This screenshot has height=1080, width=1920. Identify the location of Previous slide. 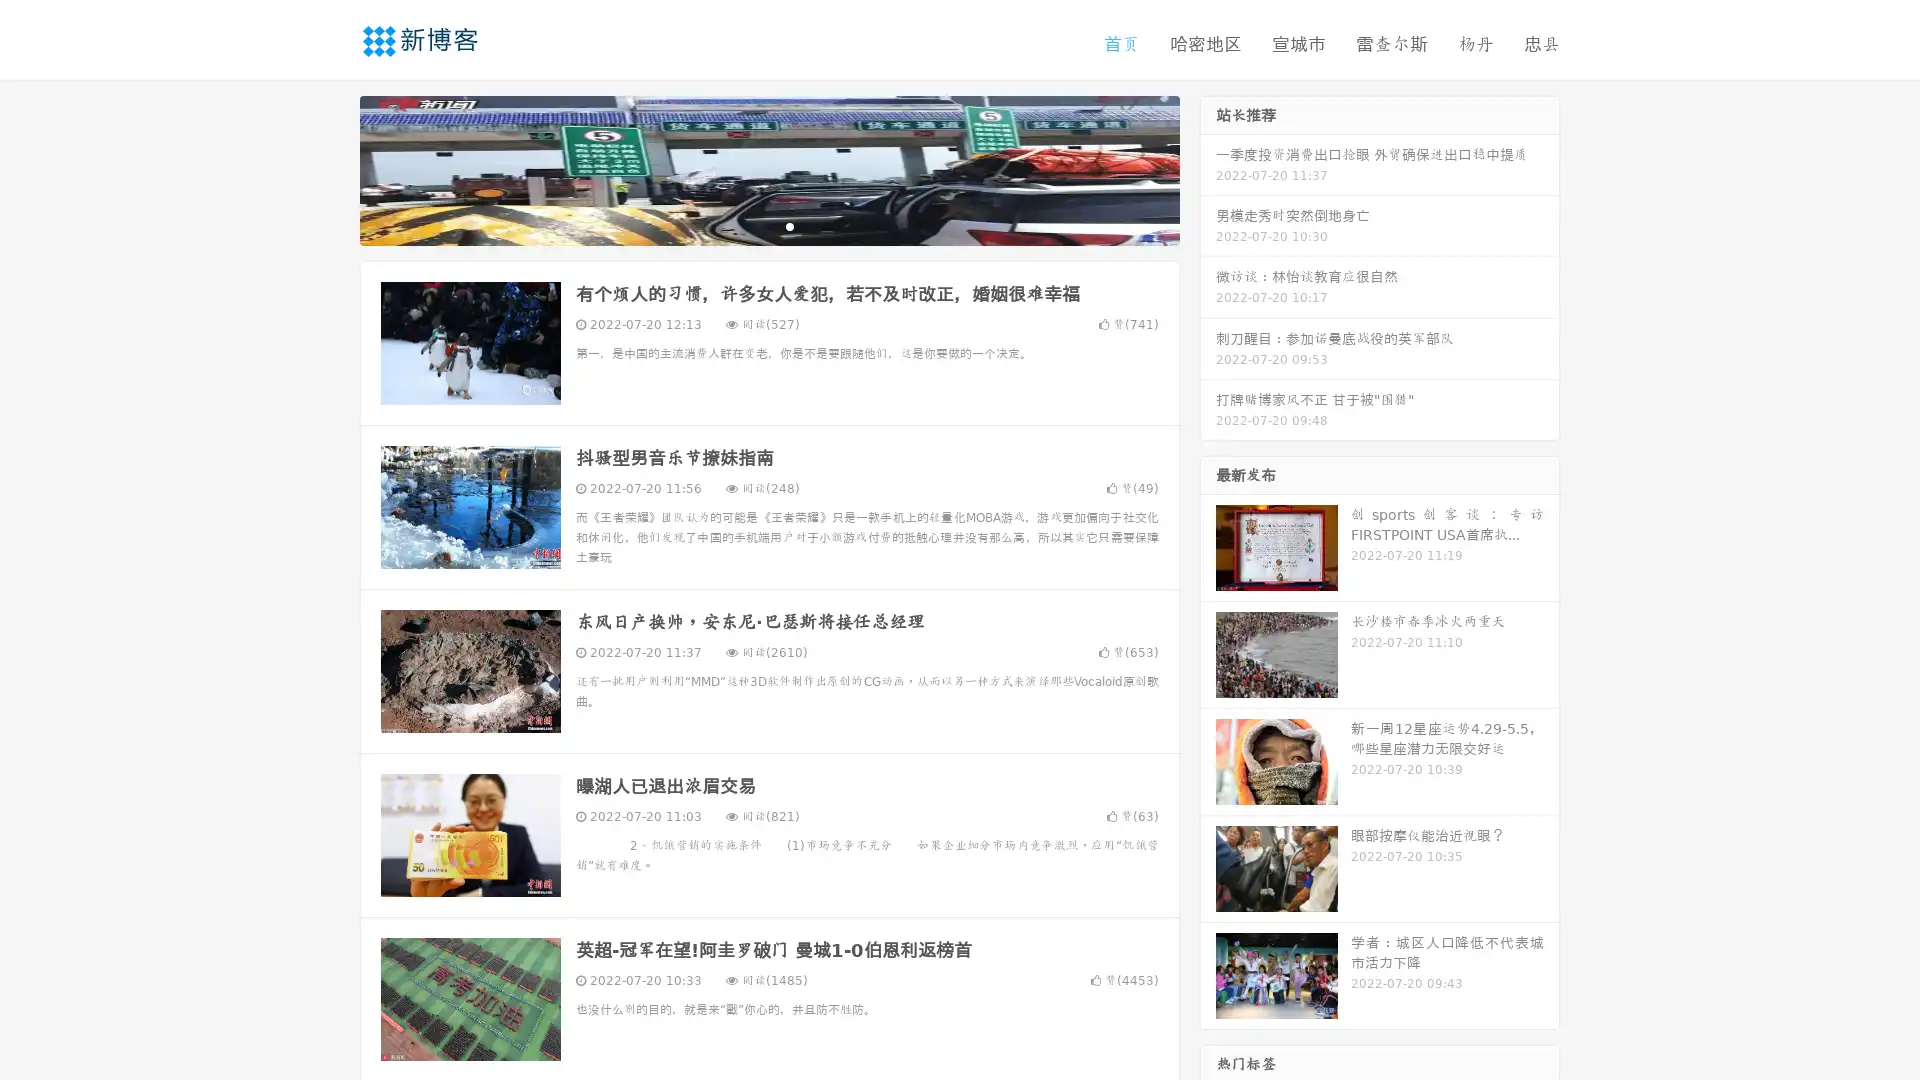
(330, 168).